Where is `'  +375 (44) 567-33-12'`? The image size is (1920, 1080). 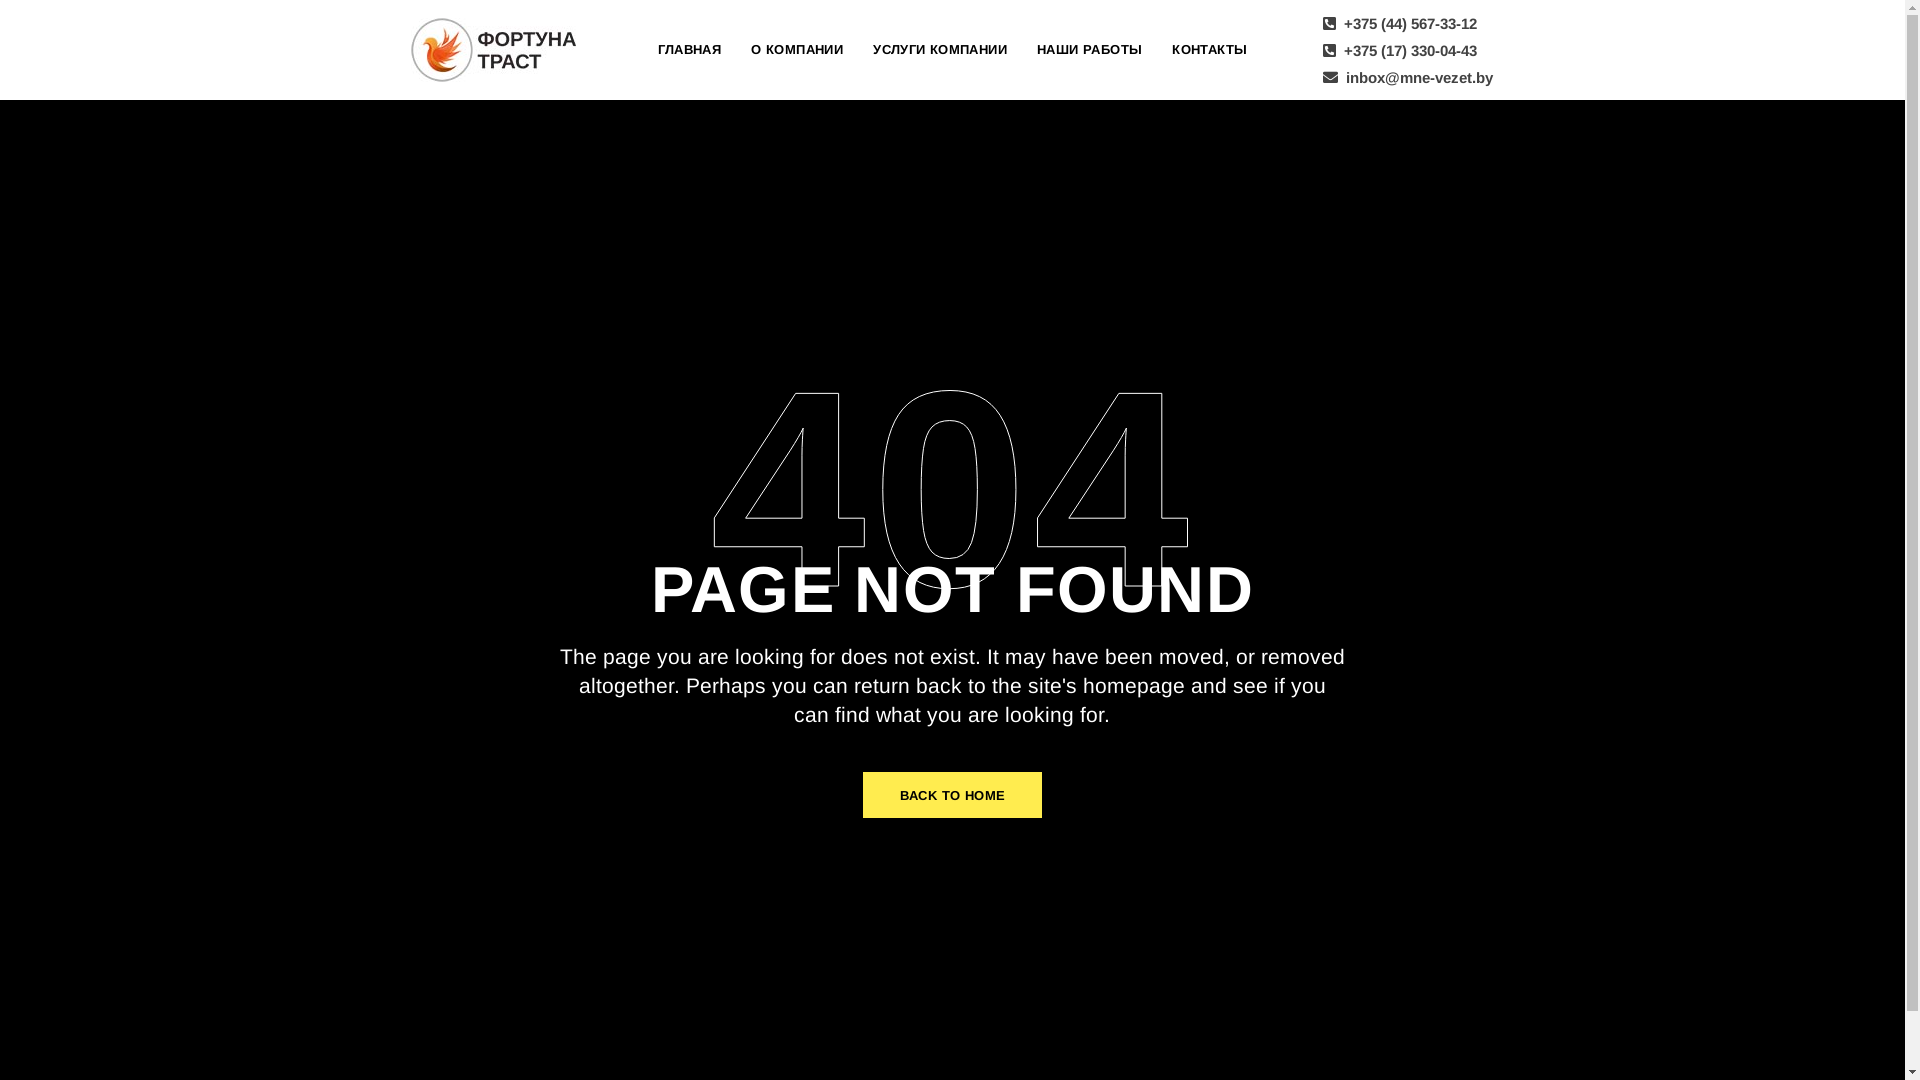 '  +375 (44) 567-33-12' is located at coordinates (1397, 22).